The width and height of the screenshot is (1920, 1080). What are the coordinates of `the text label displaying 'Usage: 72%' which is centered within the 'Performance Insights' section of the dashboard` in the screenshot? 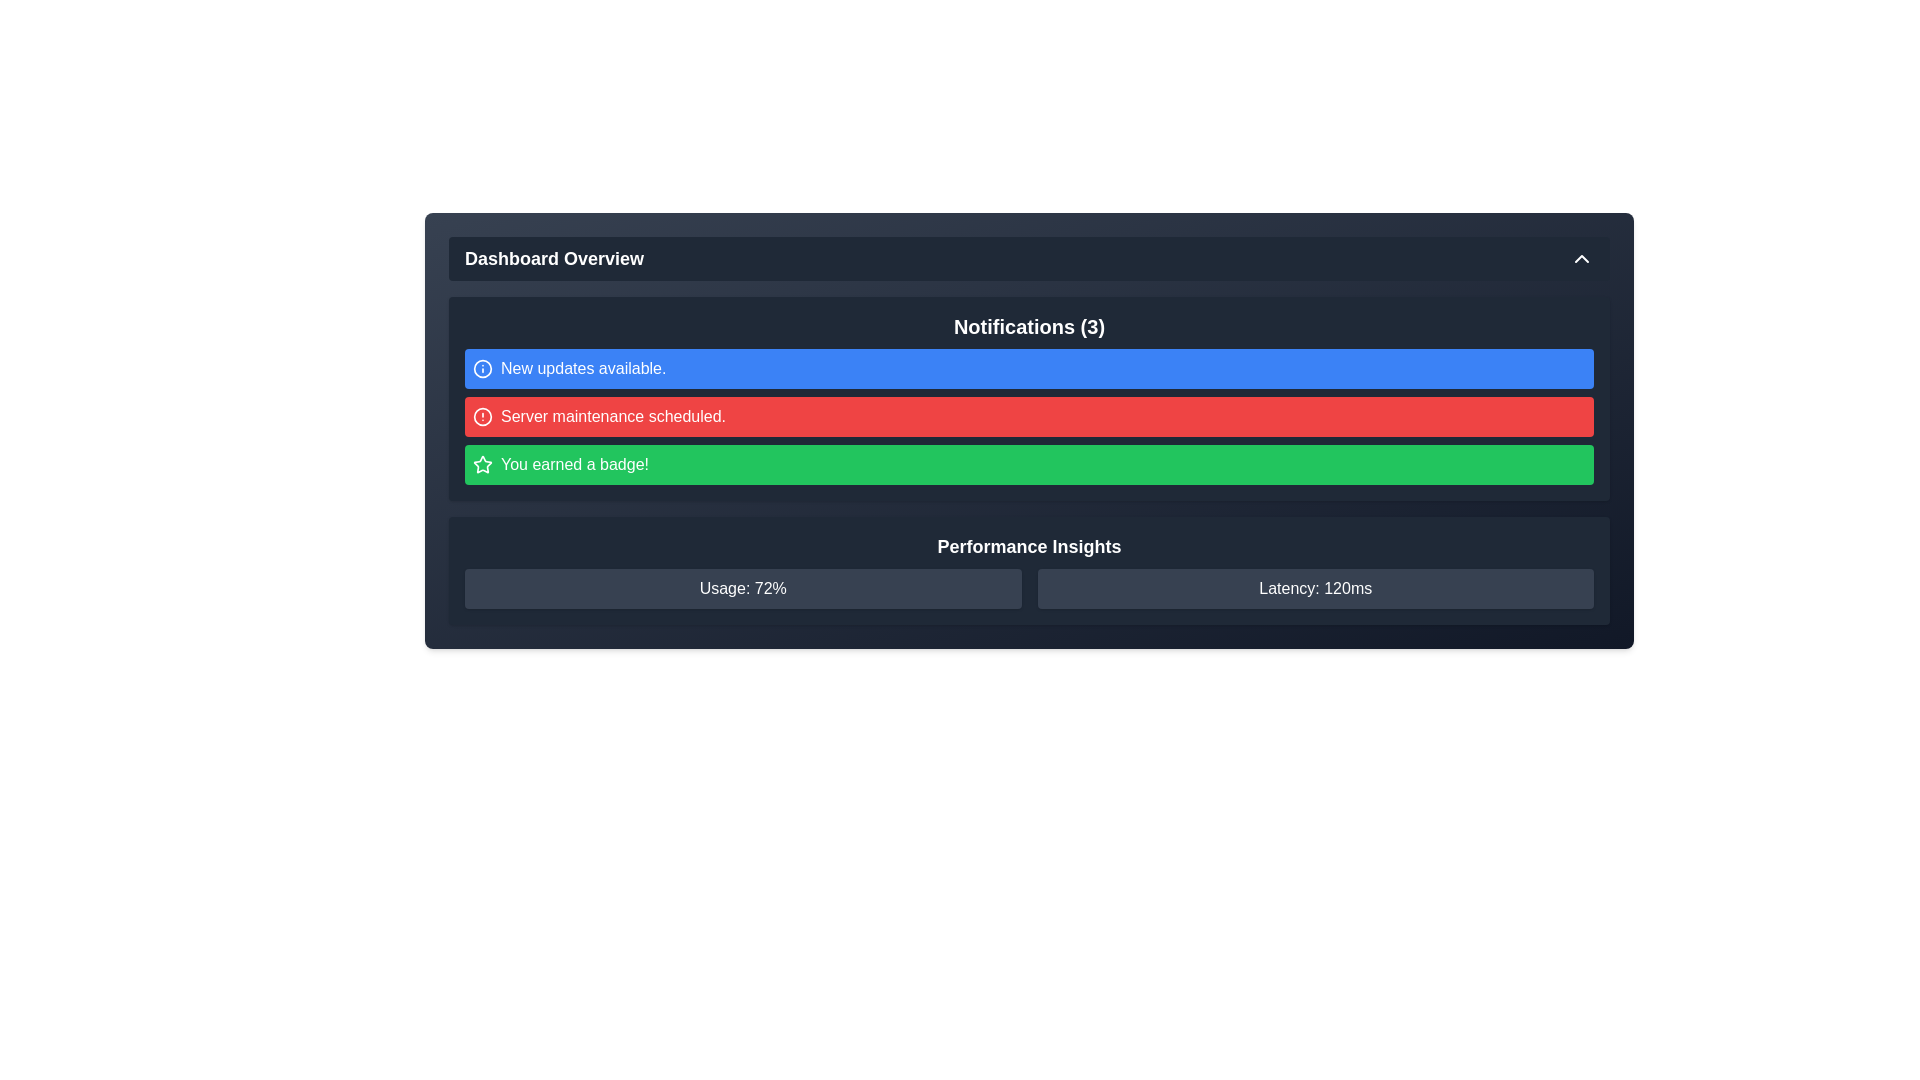 It's located at (742, 588).